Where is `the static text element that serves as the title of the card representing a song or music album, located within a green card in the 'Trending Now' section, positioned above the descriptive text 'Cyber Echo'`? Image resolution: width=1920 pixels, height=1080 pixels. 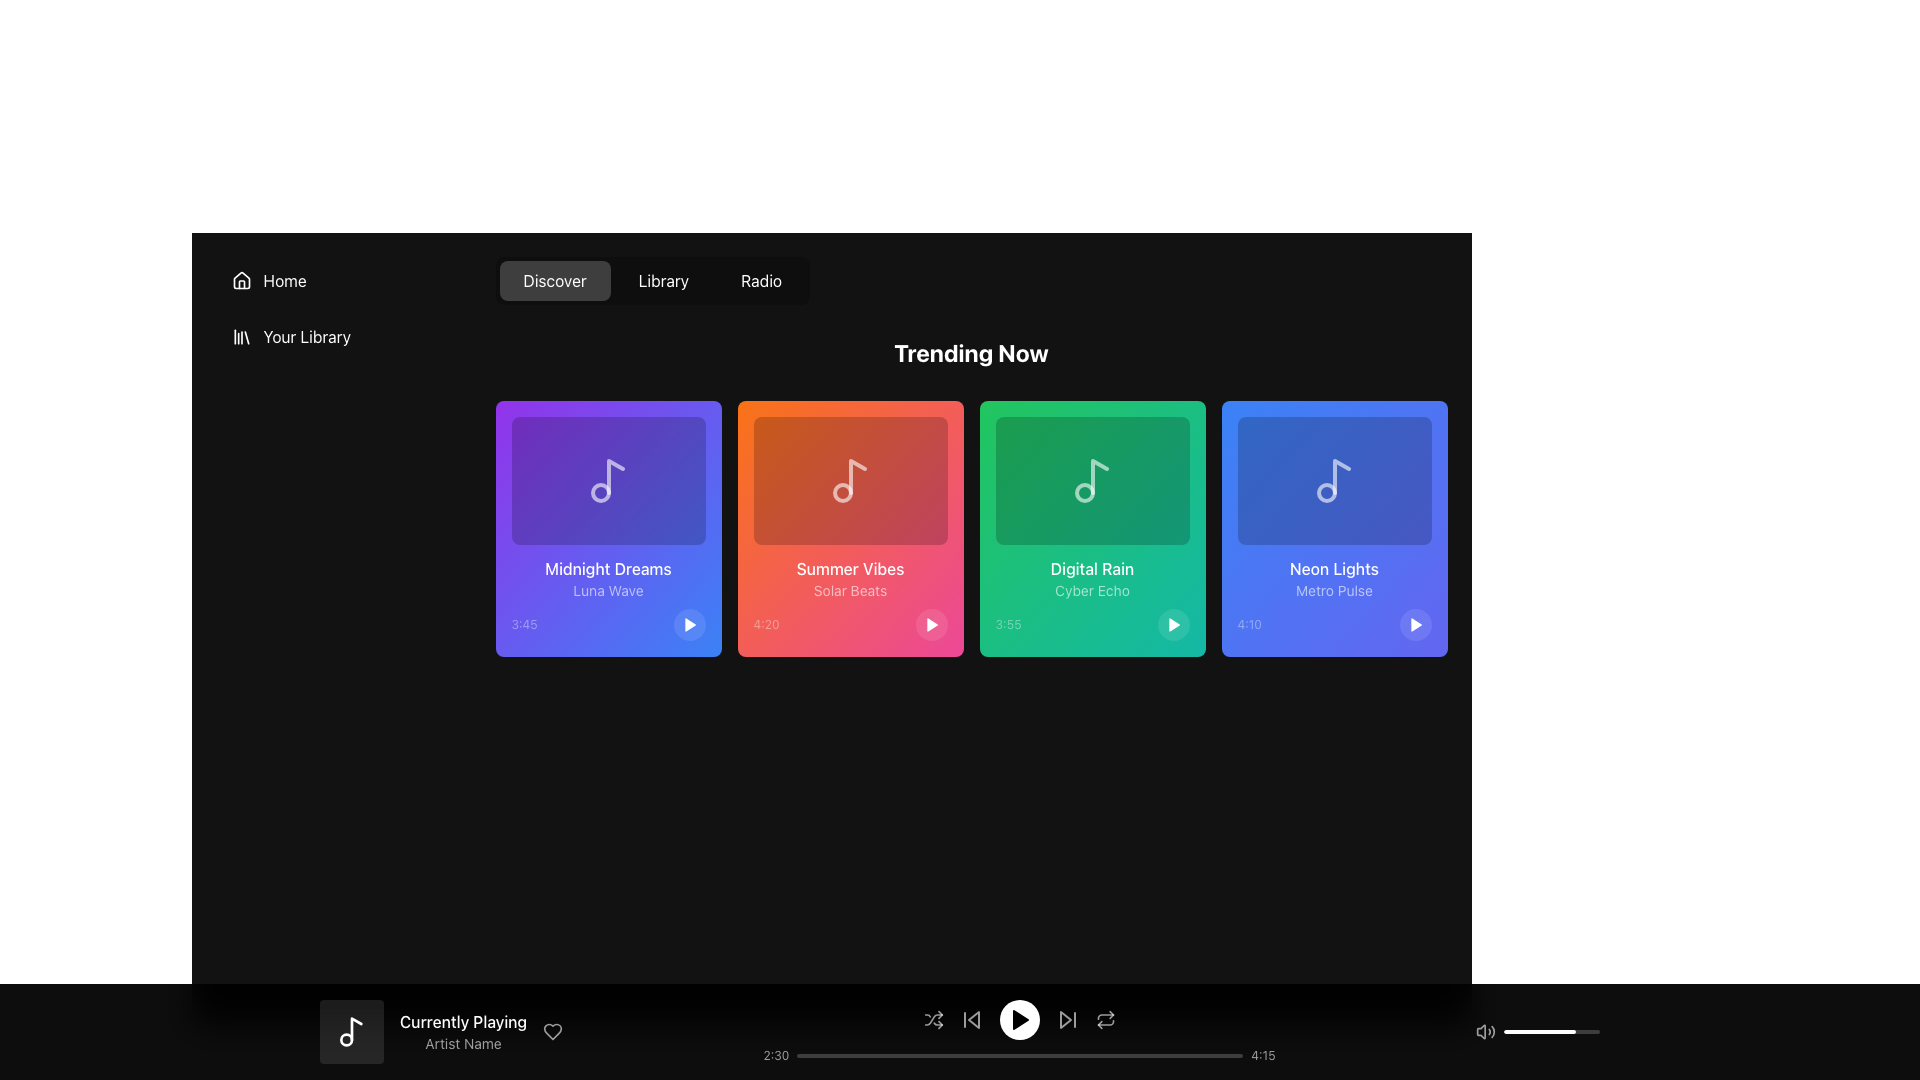 the static text element that serves as the title of the card representing a song or music album, located within a green card in the 'Trending Now' section, positioned above the descriptive text 'Cyber Echo' is located at coordinates (1091, 569).